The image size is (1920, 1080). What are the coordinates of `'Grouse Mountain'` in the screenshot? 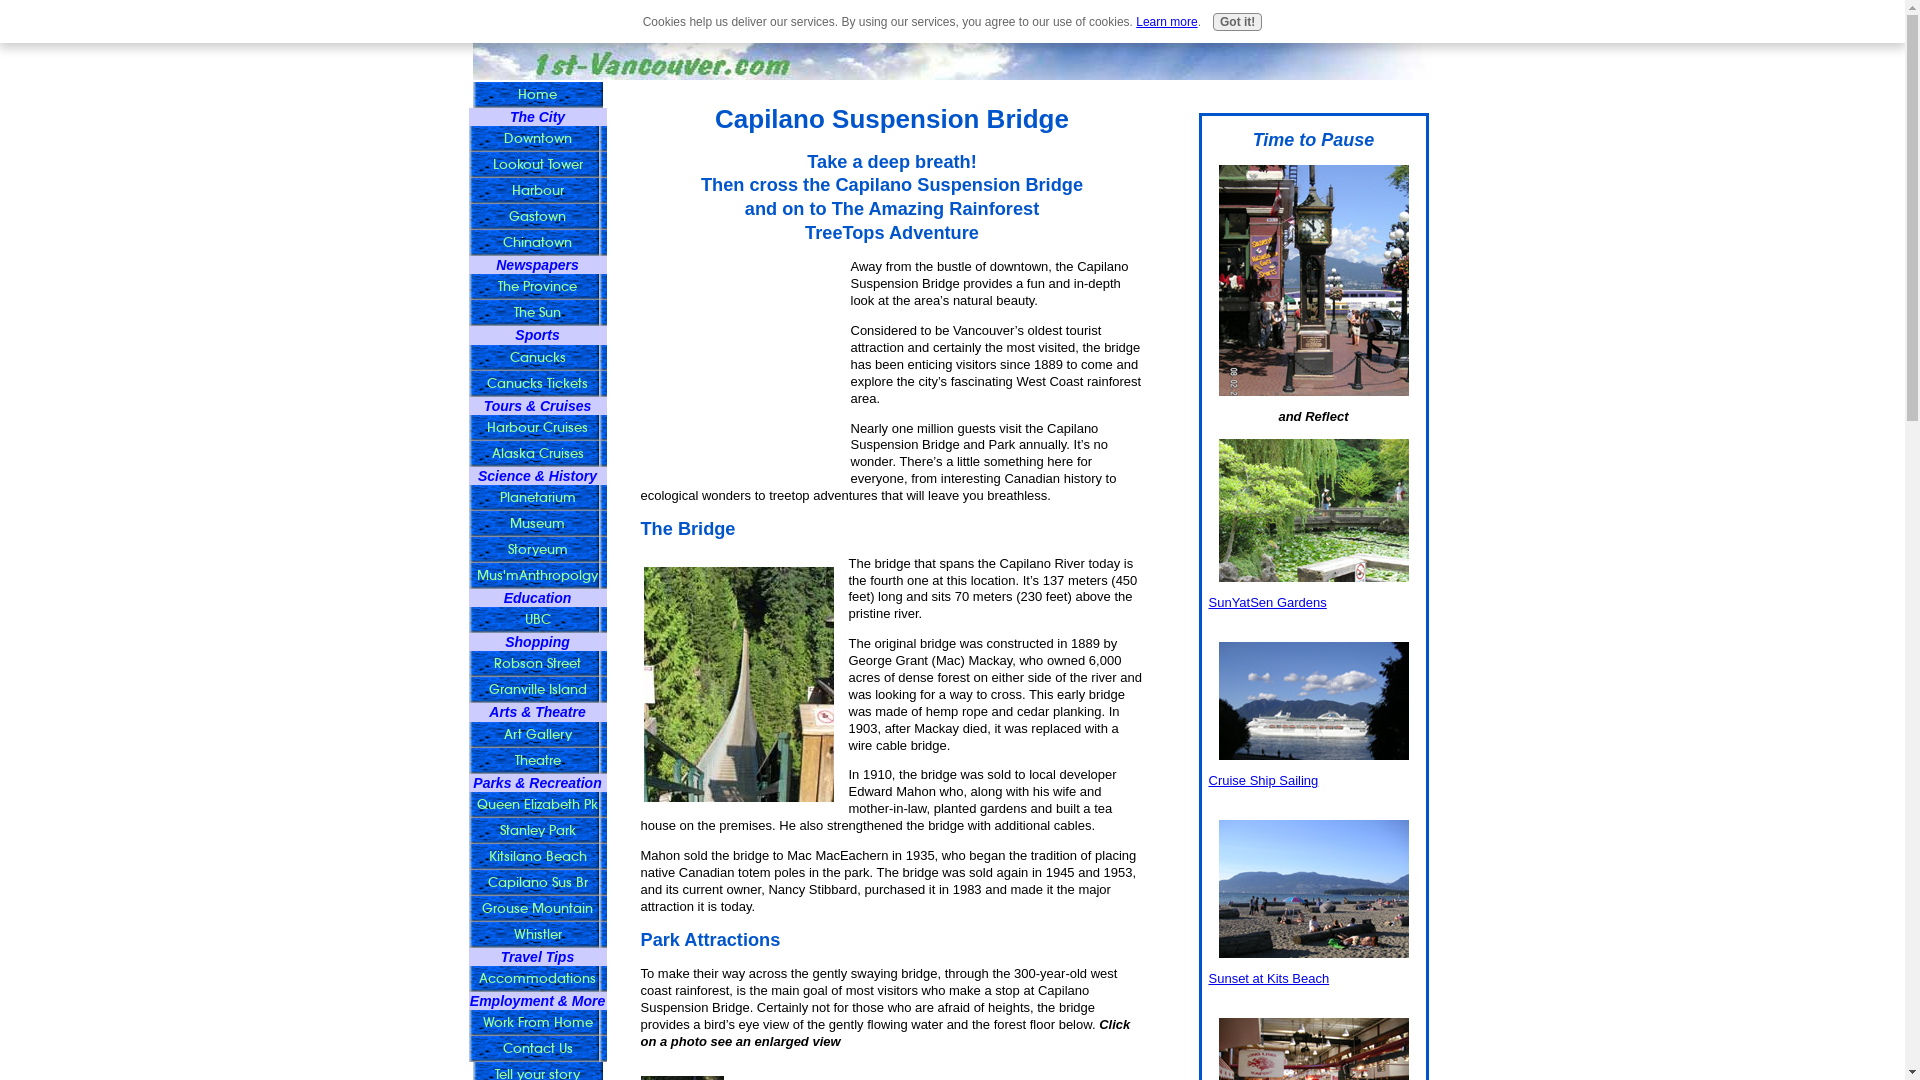 It's located at (537, 909).